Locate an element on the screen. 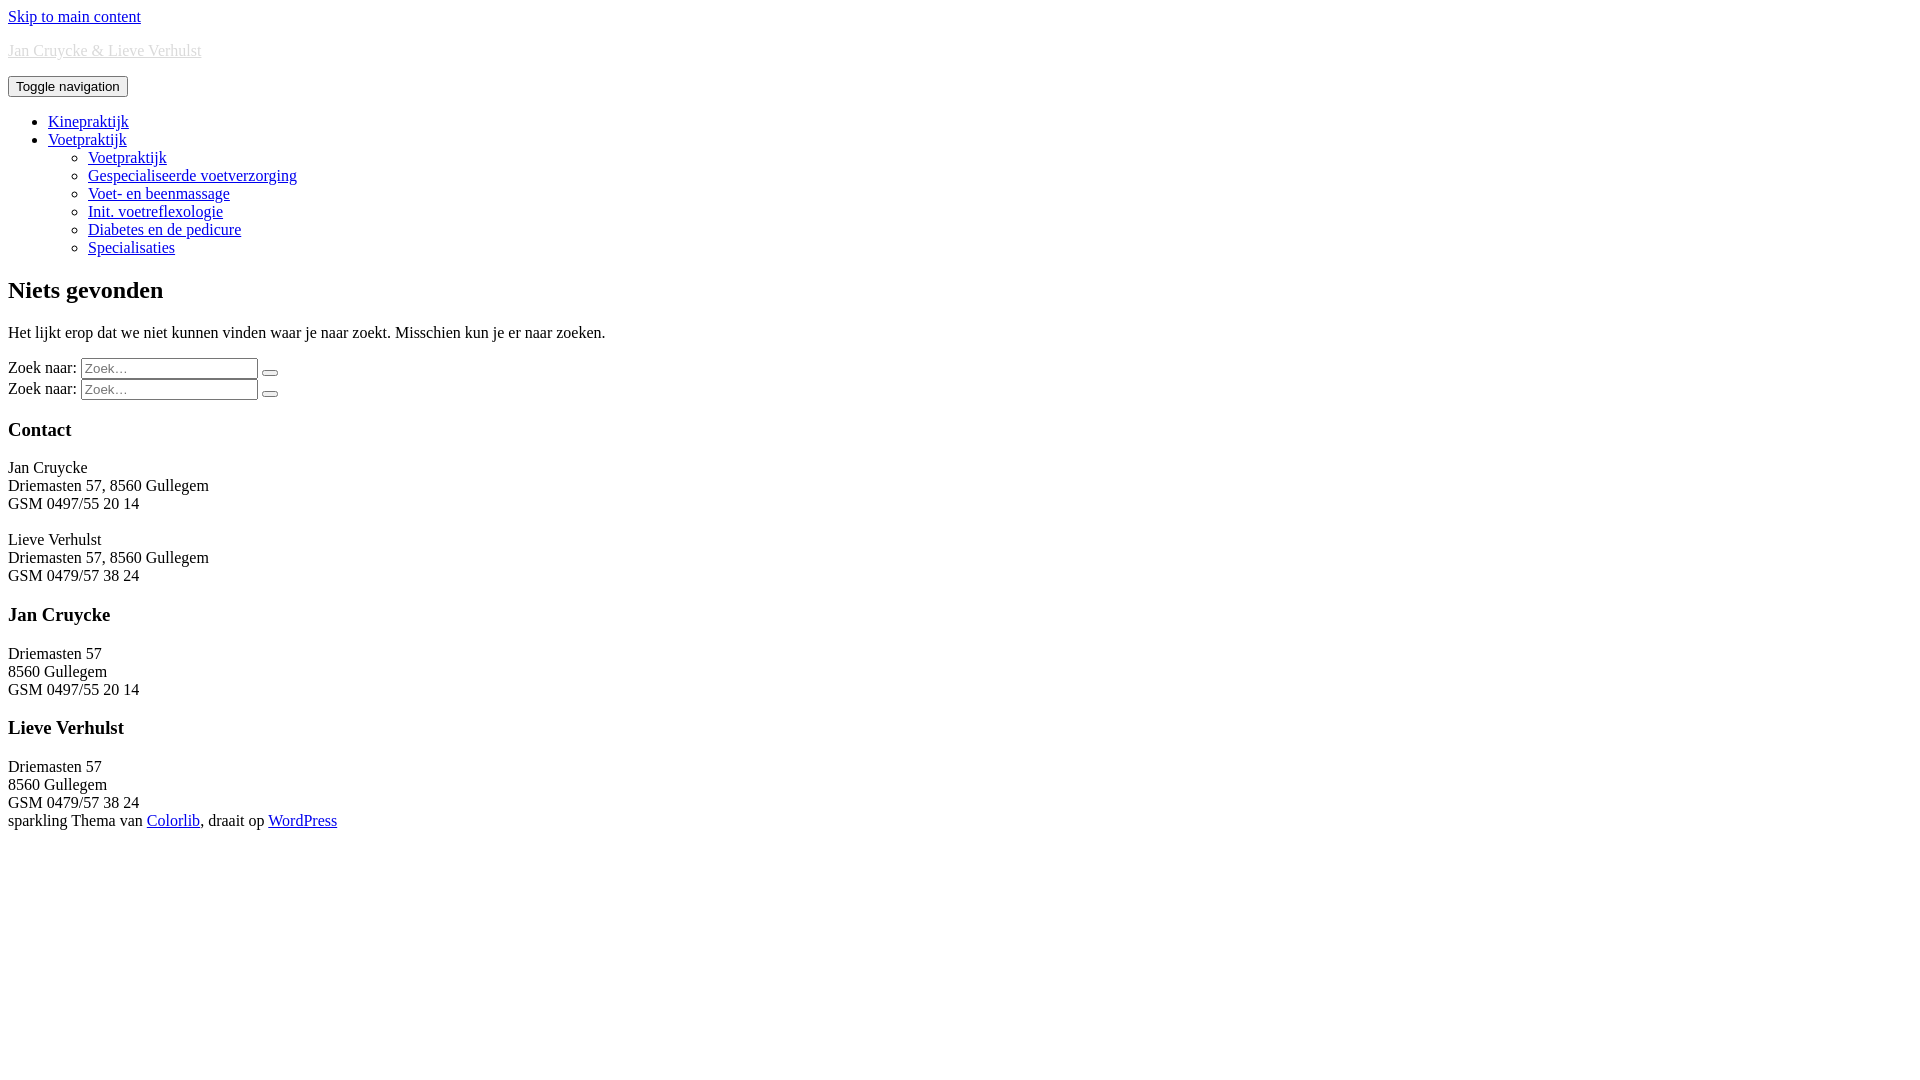  'WordPress' is located at coordinates (301, 820).